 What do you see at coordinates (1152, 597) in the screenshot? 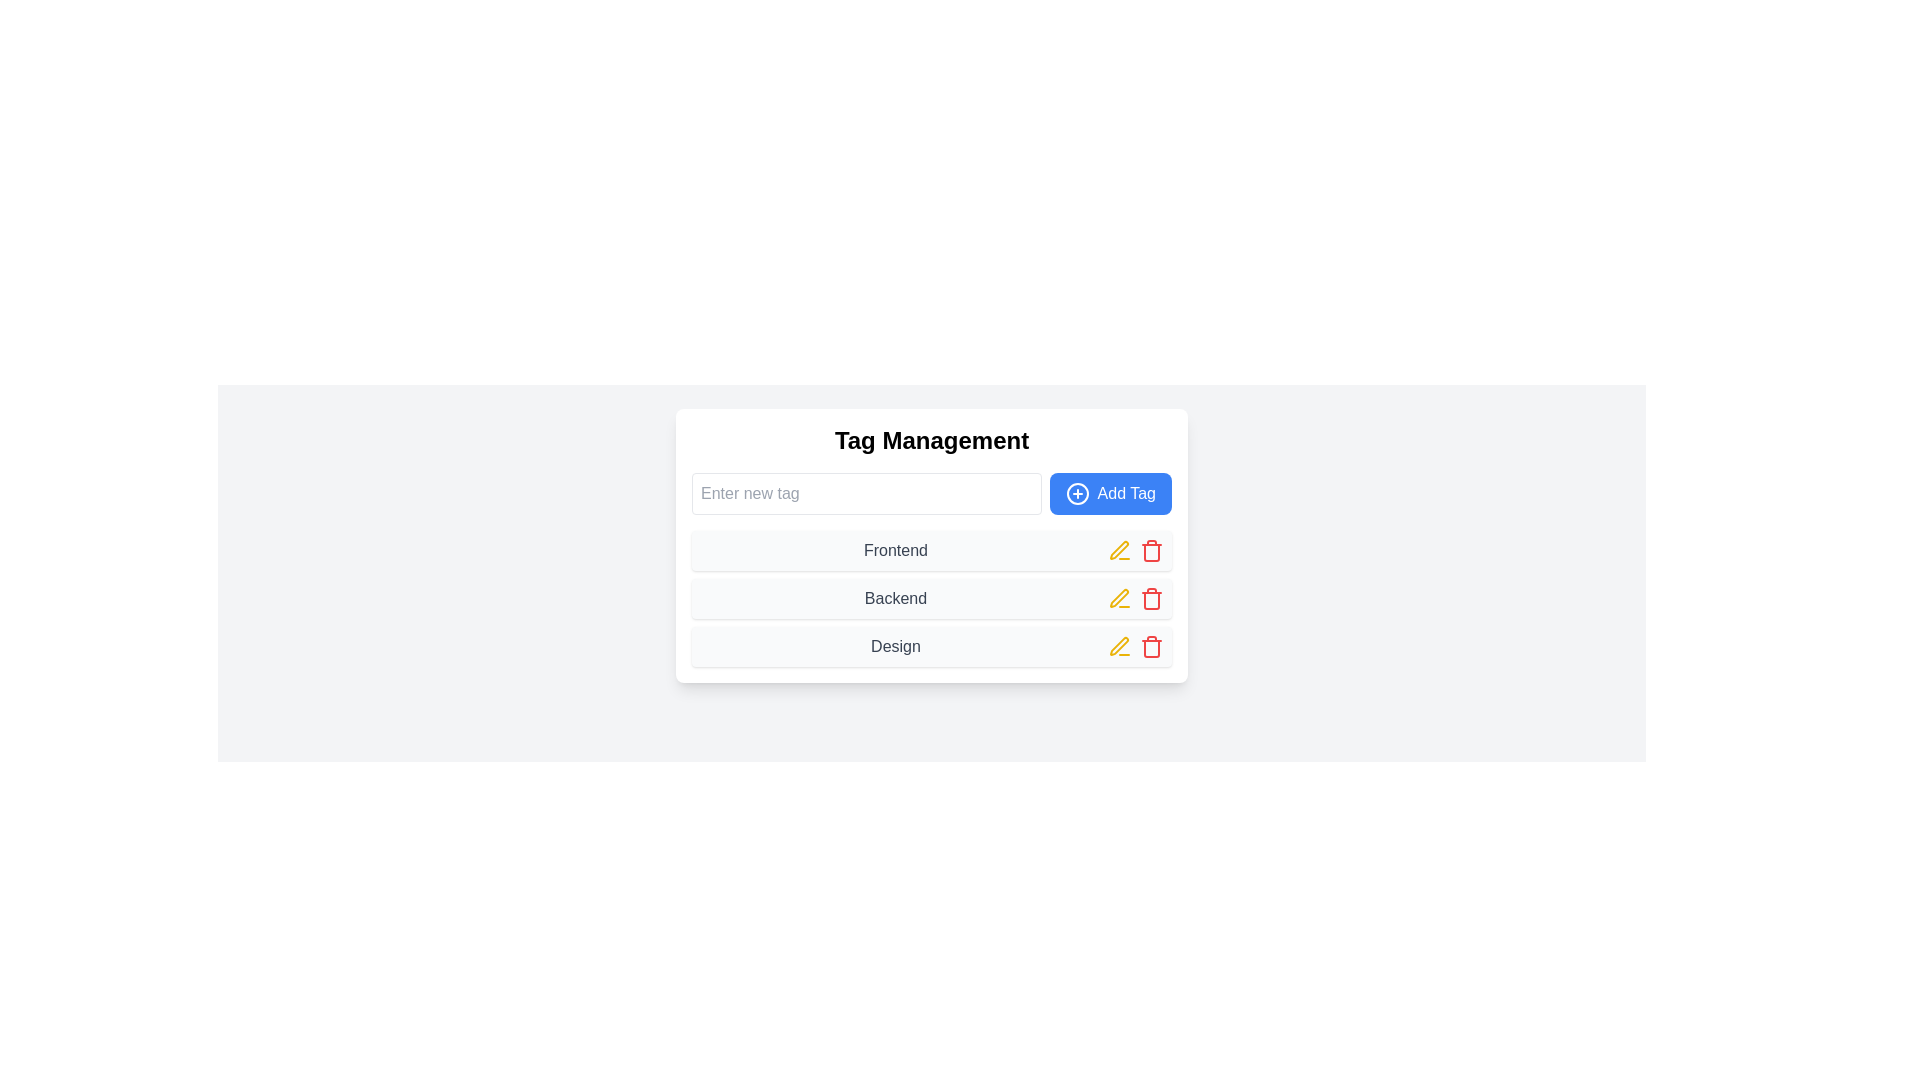
I see `the red trash can icon button located on the far right of the second row in the Tag Management interface` at bounding box center [1152, 597].